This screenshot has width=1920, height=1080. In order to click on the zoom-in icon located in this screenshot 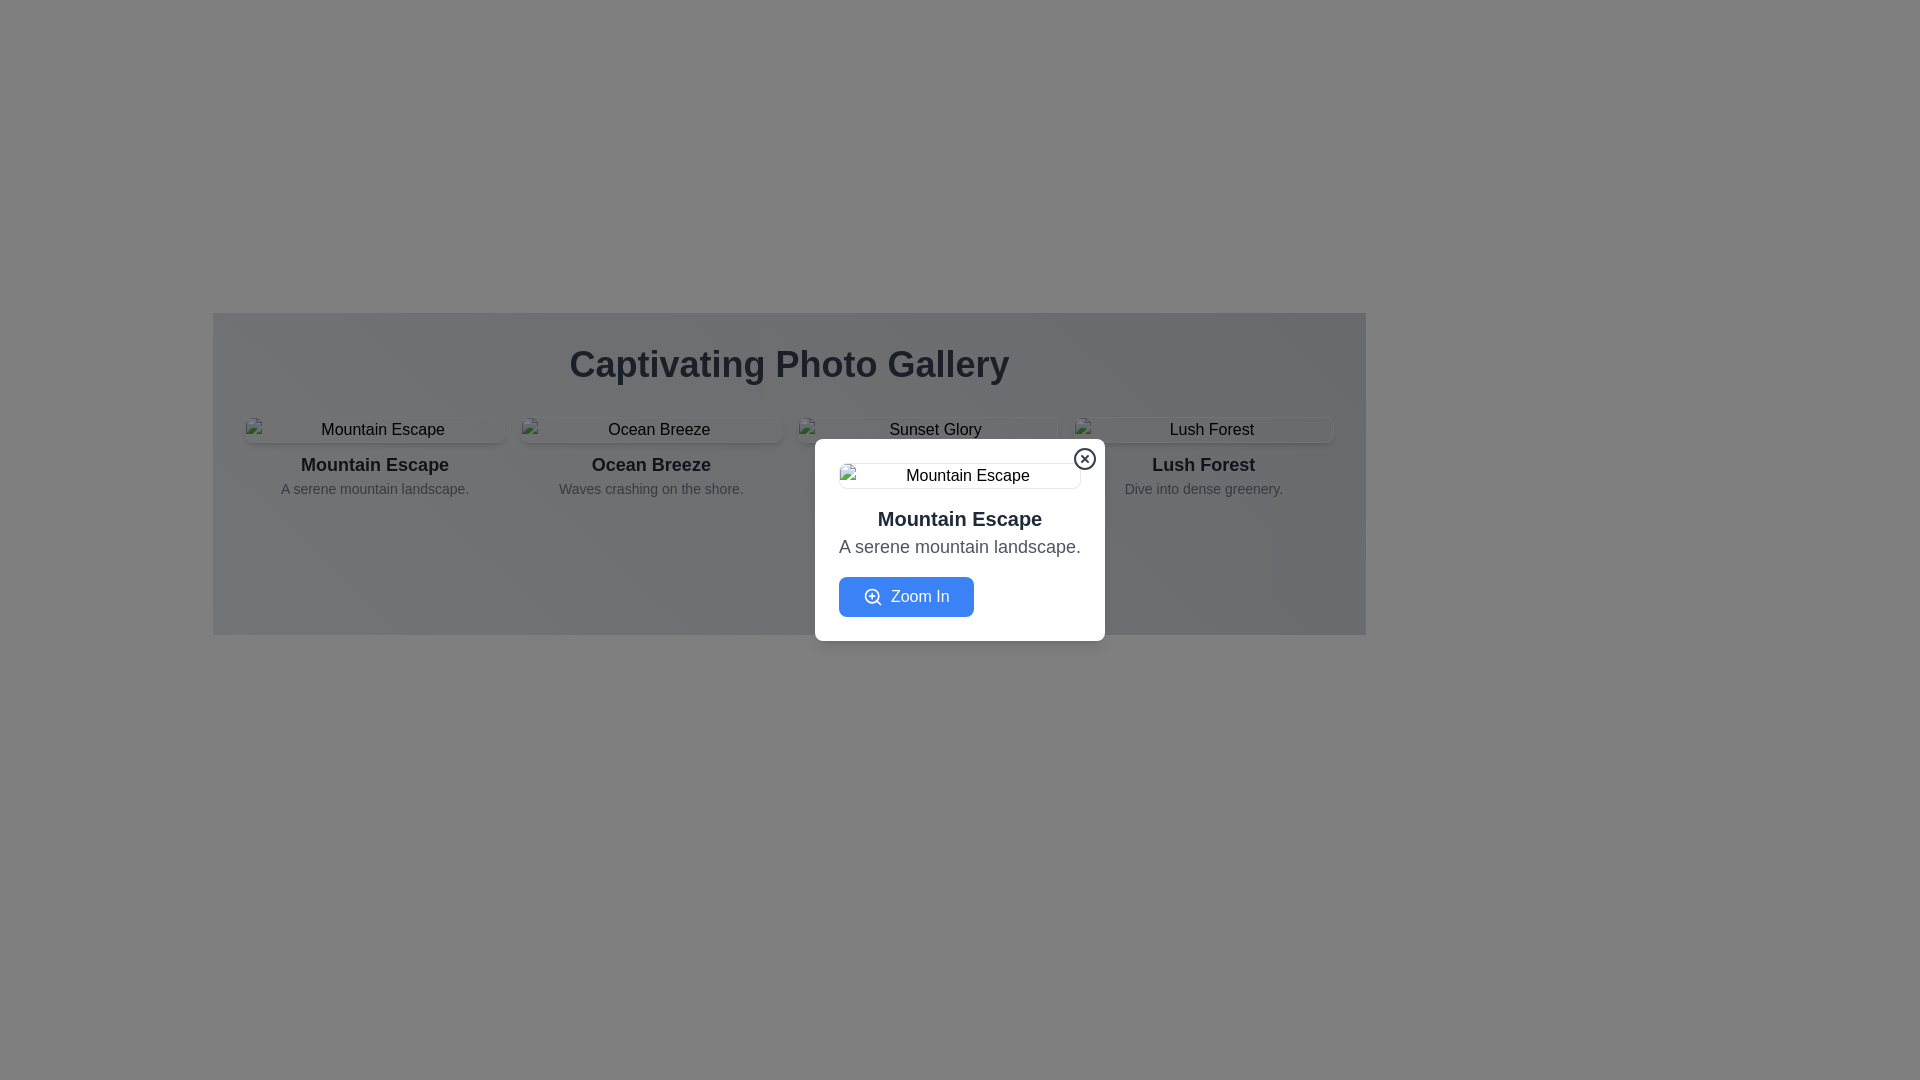, I will do `click(872, 596)`.